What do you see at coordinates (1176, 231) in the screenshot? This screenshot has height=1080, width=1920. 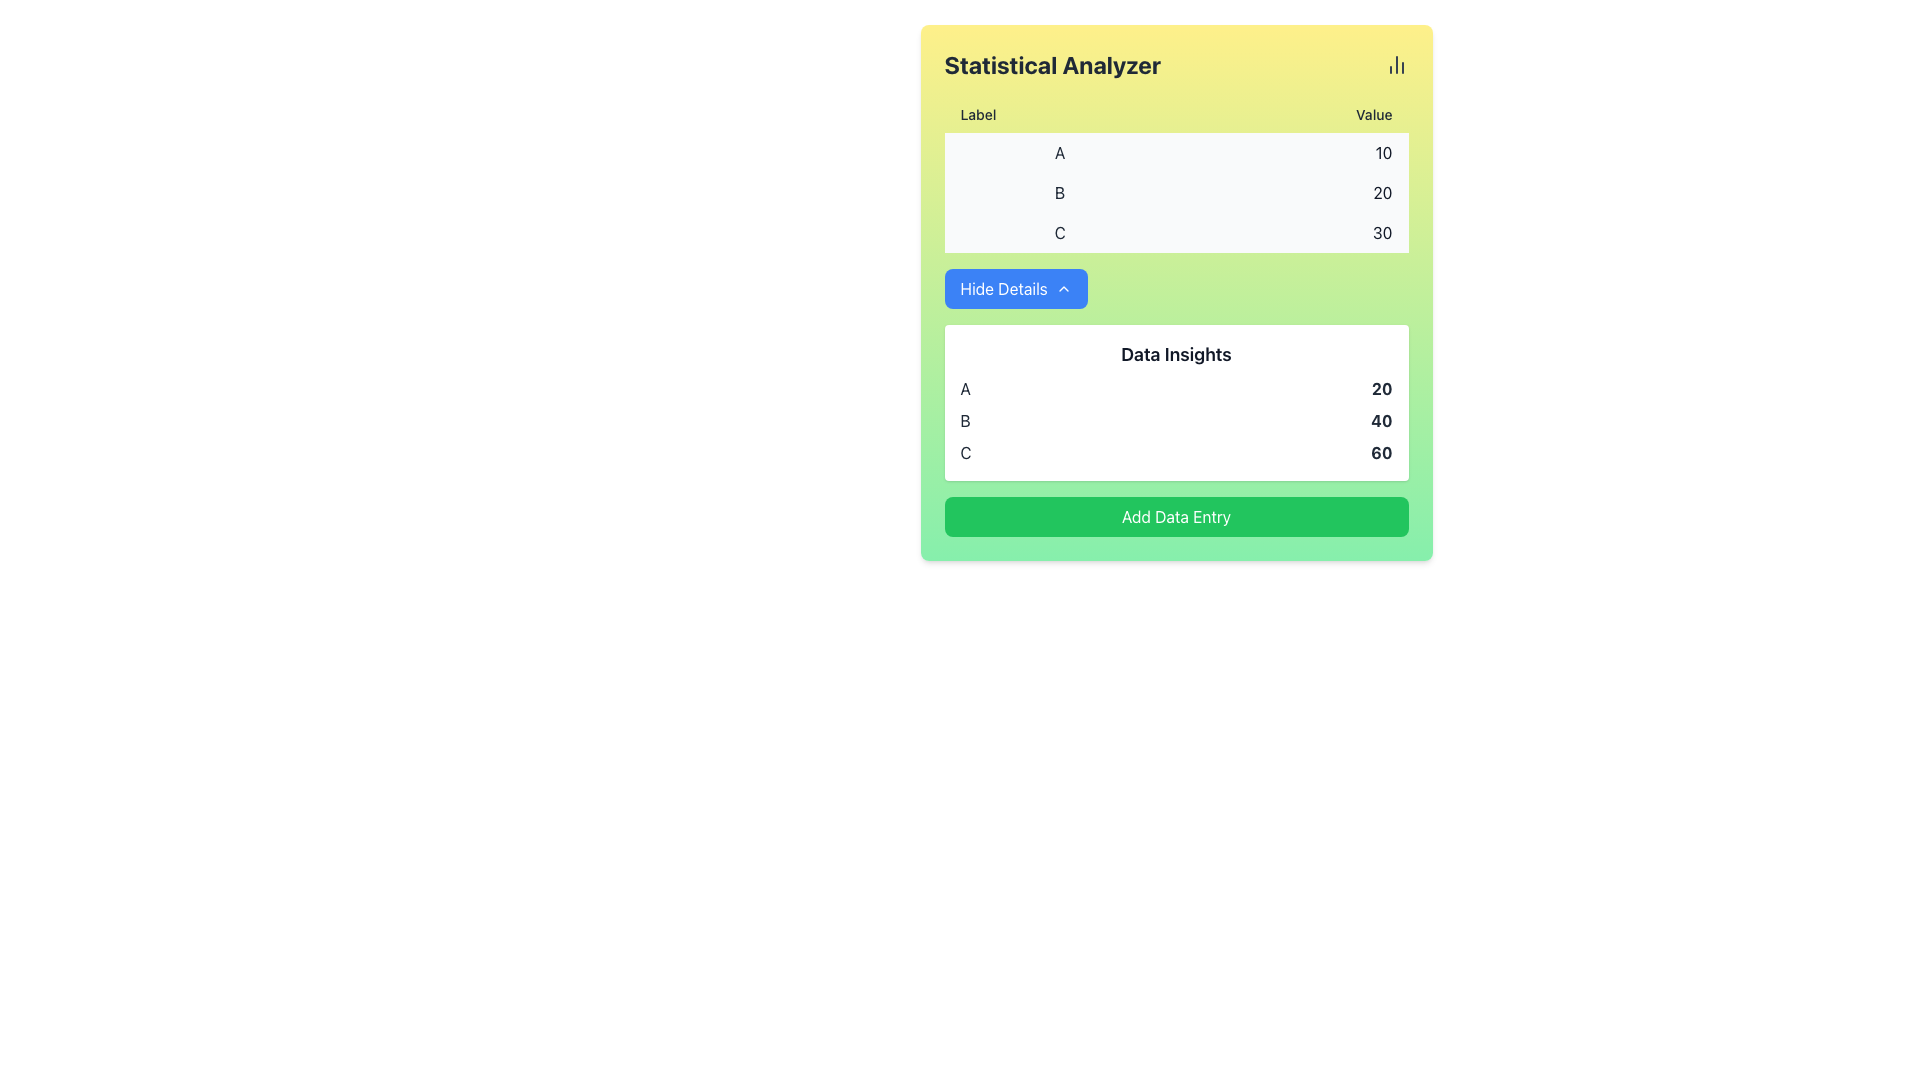 I see `the third list item containing a 'C' on the left and the value '30' on the right` at bounding box center [1176, 231].